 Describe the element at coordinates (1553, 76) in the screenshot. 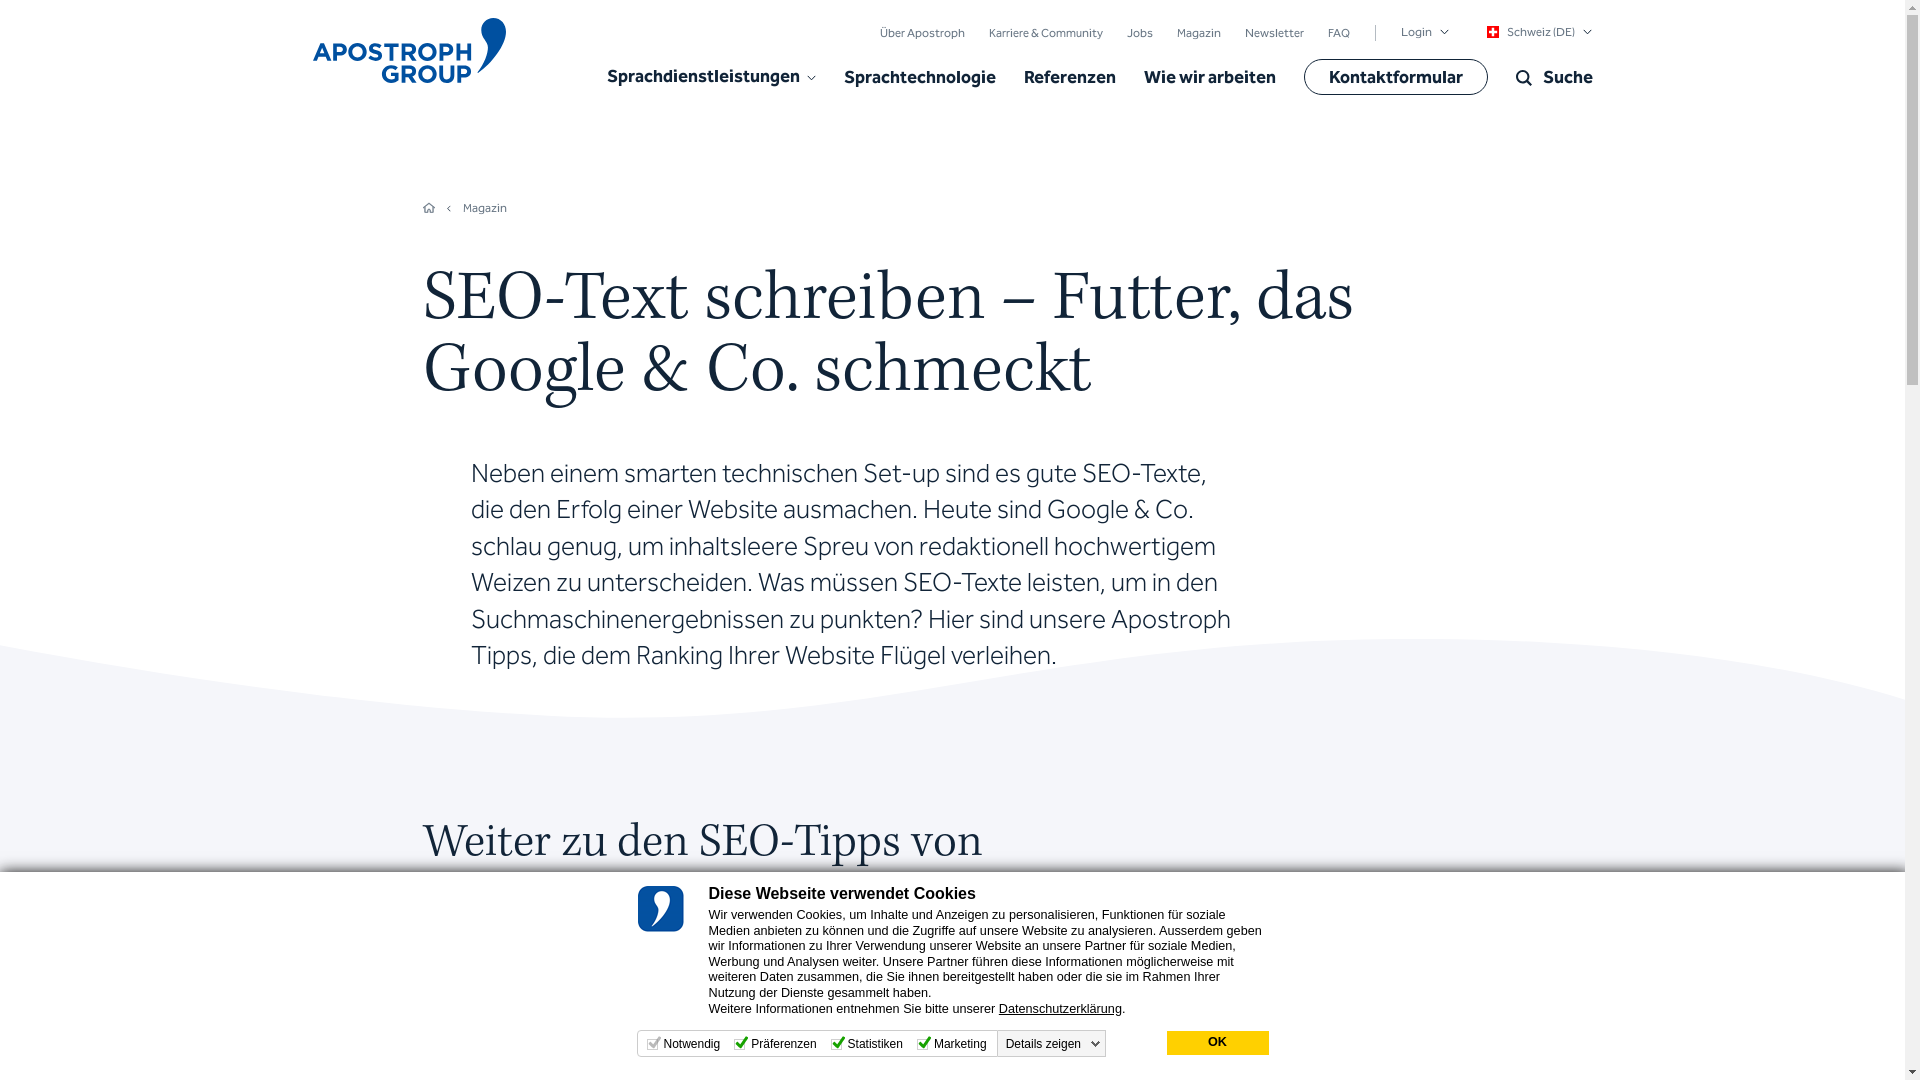

I see `'Suche'` at that location.